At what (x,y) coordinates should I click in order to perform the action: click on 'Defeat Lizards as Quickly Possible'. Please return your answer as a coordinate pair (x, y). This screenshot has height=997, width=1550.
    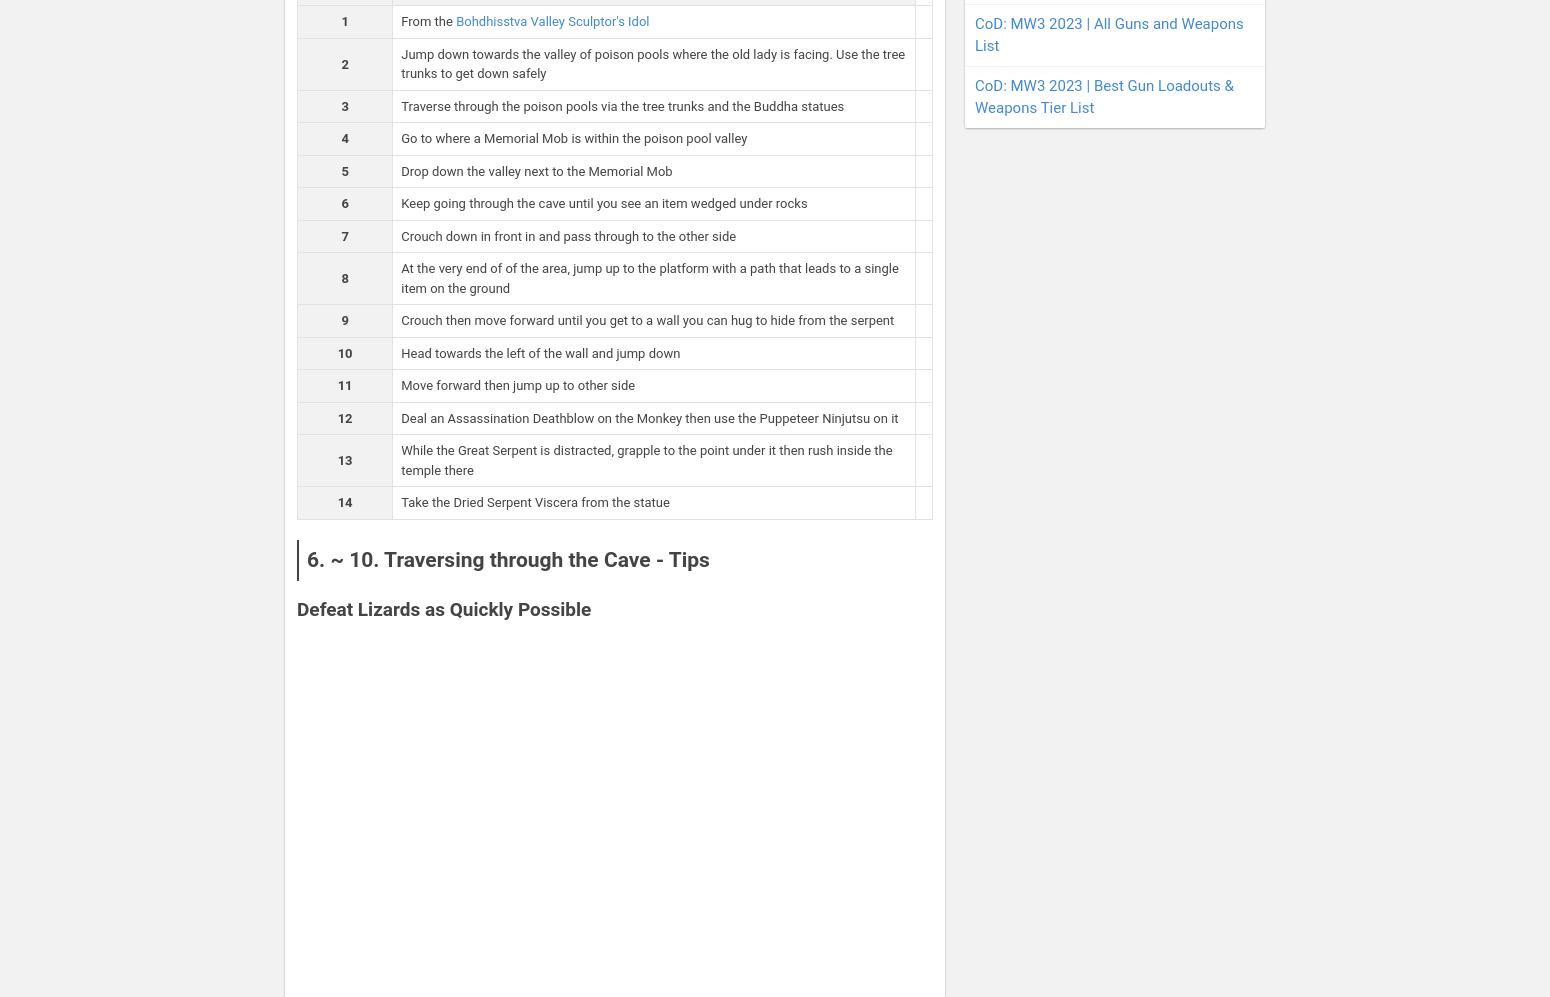
    Looking at the image, I should click on (296, 608).